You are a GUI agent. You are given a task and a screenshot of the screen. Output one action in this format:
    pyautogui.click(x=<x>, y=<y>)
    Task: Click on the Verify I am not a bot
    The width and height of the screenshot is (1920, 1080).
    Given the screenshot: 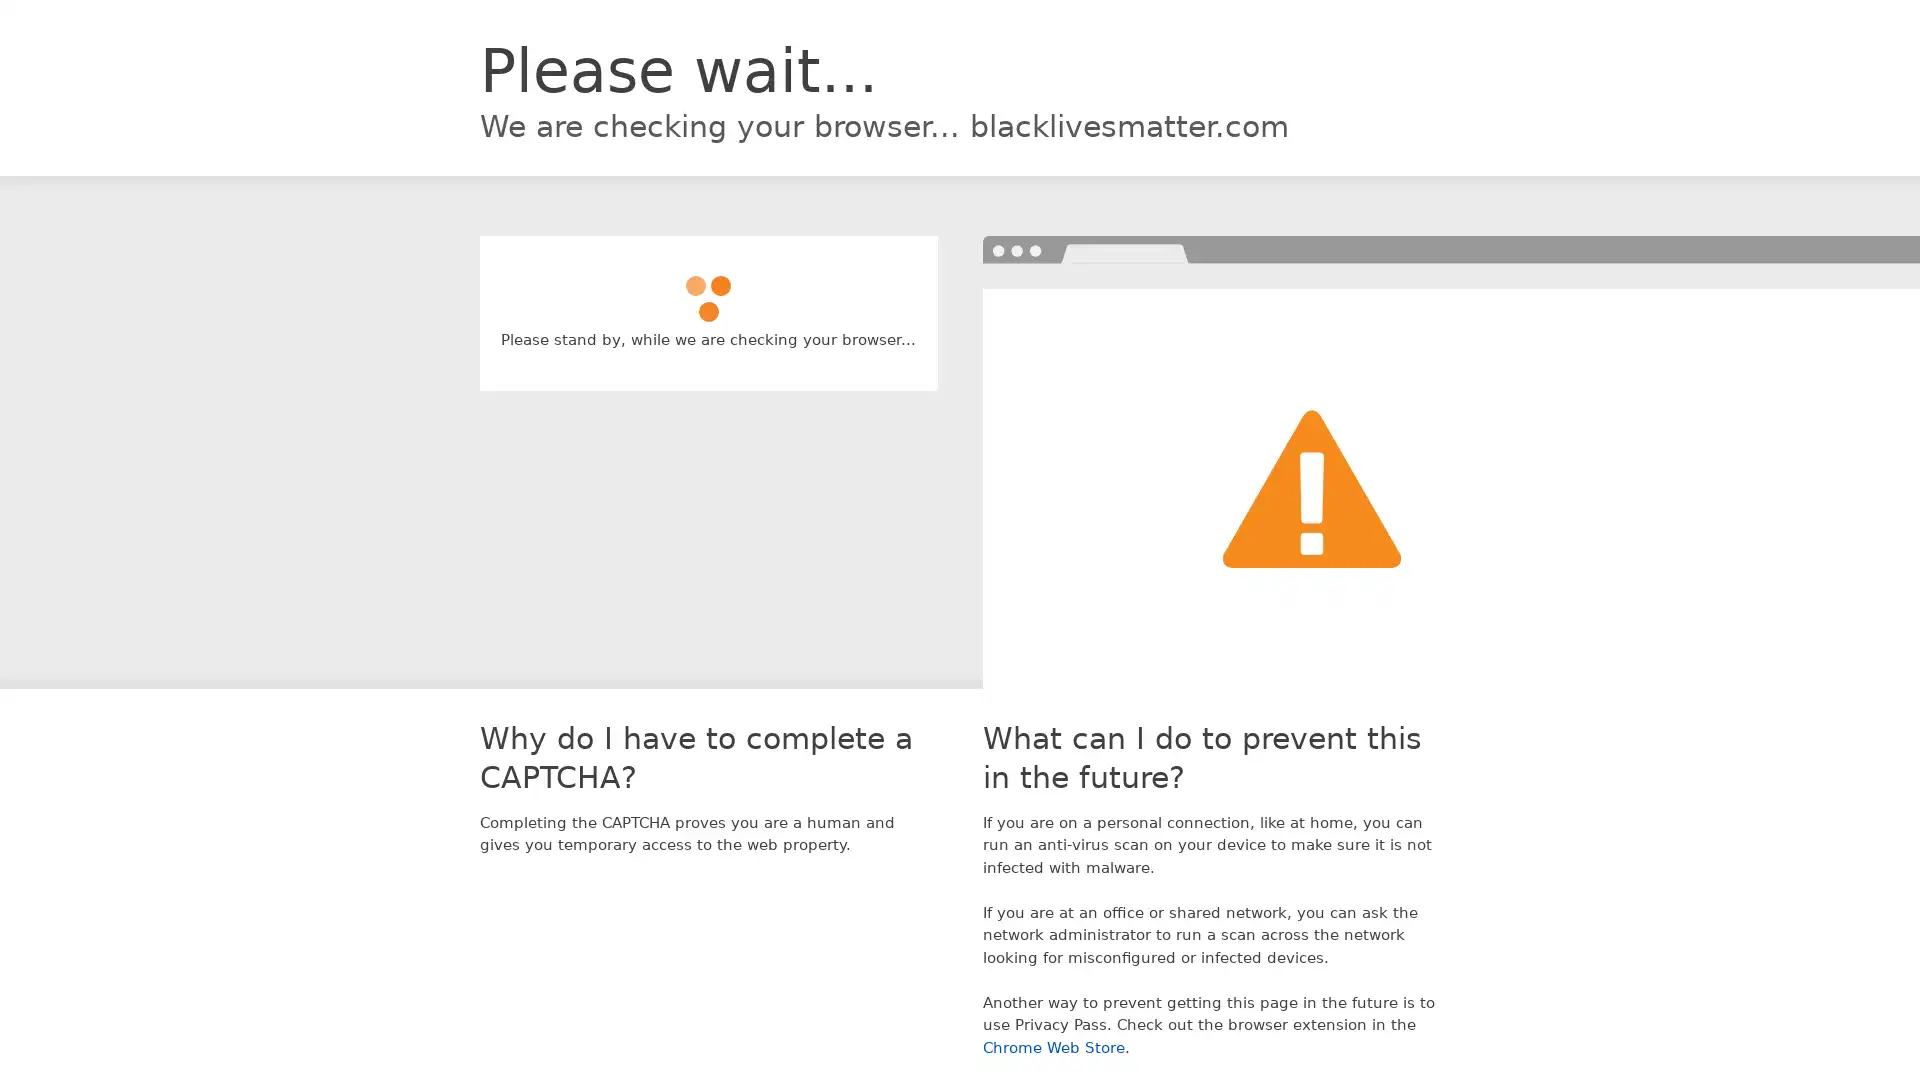 What is the action you would take?
    pyautogui.click(x=708, y=289)
    